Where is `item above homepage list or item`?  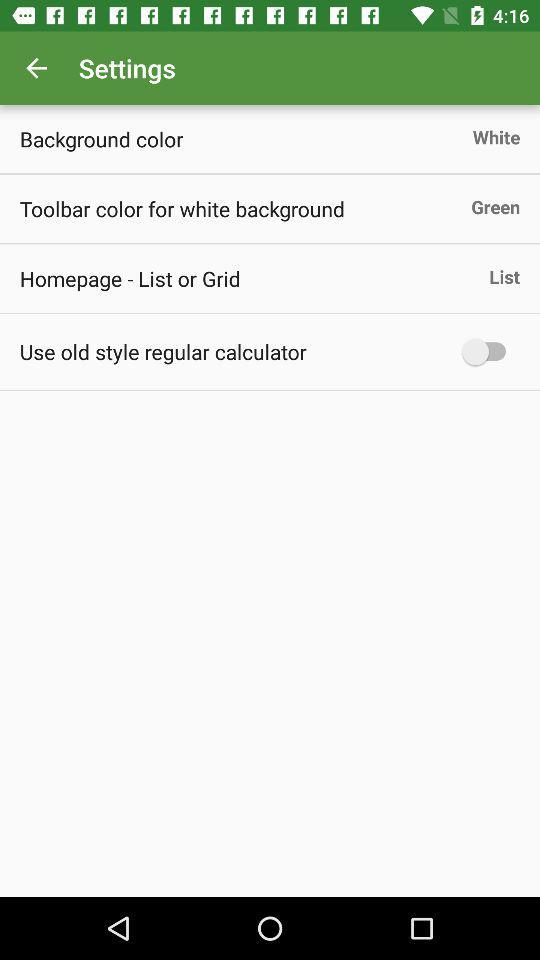 item above homepage list or item is located at coordinates (182, 208).